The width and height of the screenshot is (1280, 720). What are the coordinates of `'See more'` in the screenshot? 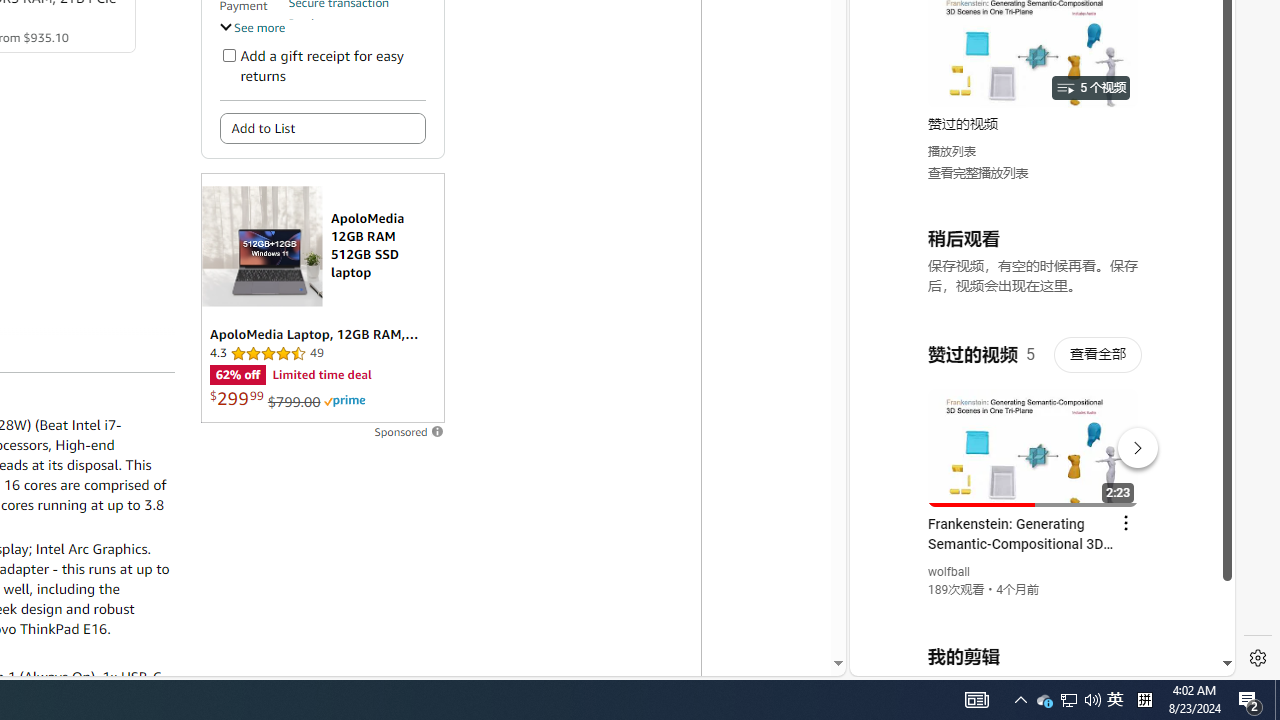 It's located at (251, 27).